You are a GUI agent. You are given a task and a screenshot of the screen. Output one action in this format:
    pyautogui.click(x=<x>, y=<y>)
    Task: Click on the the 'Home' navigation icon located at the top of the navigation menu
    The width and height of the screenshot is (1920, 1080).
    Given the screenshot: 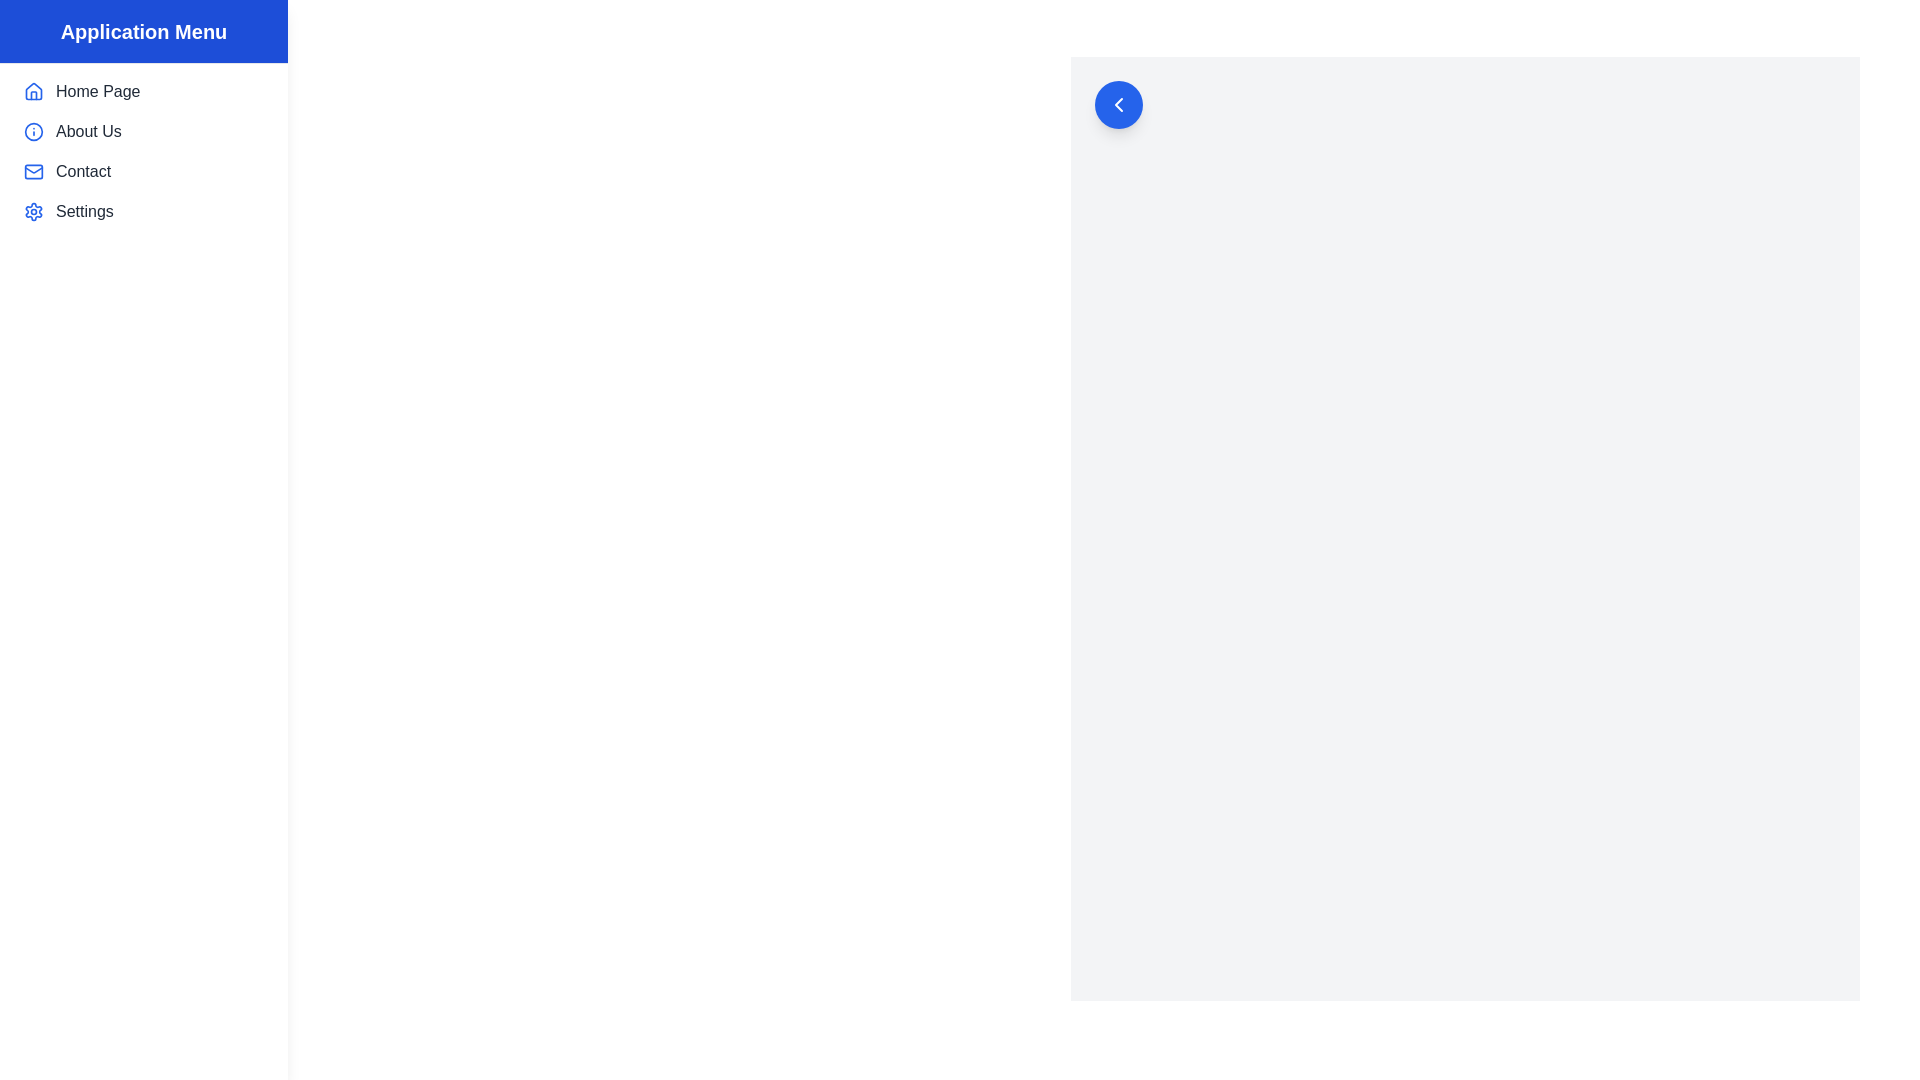 What is the action you would take?
    pyautogui.click(x=33, y=92)
    